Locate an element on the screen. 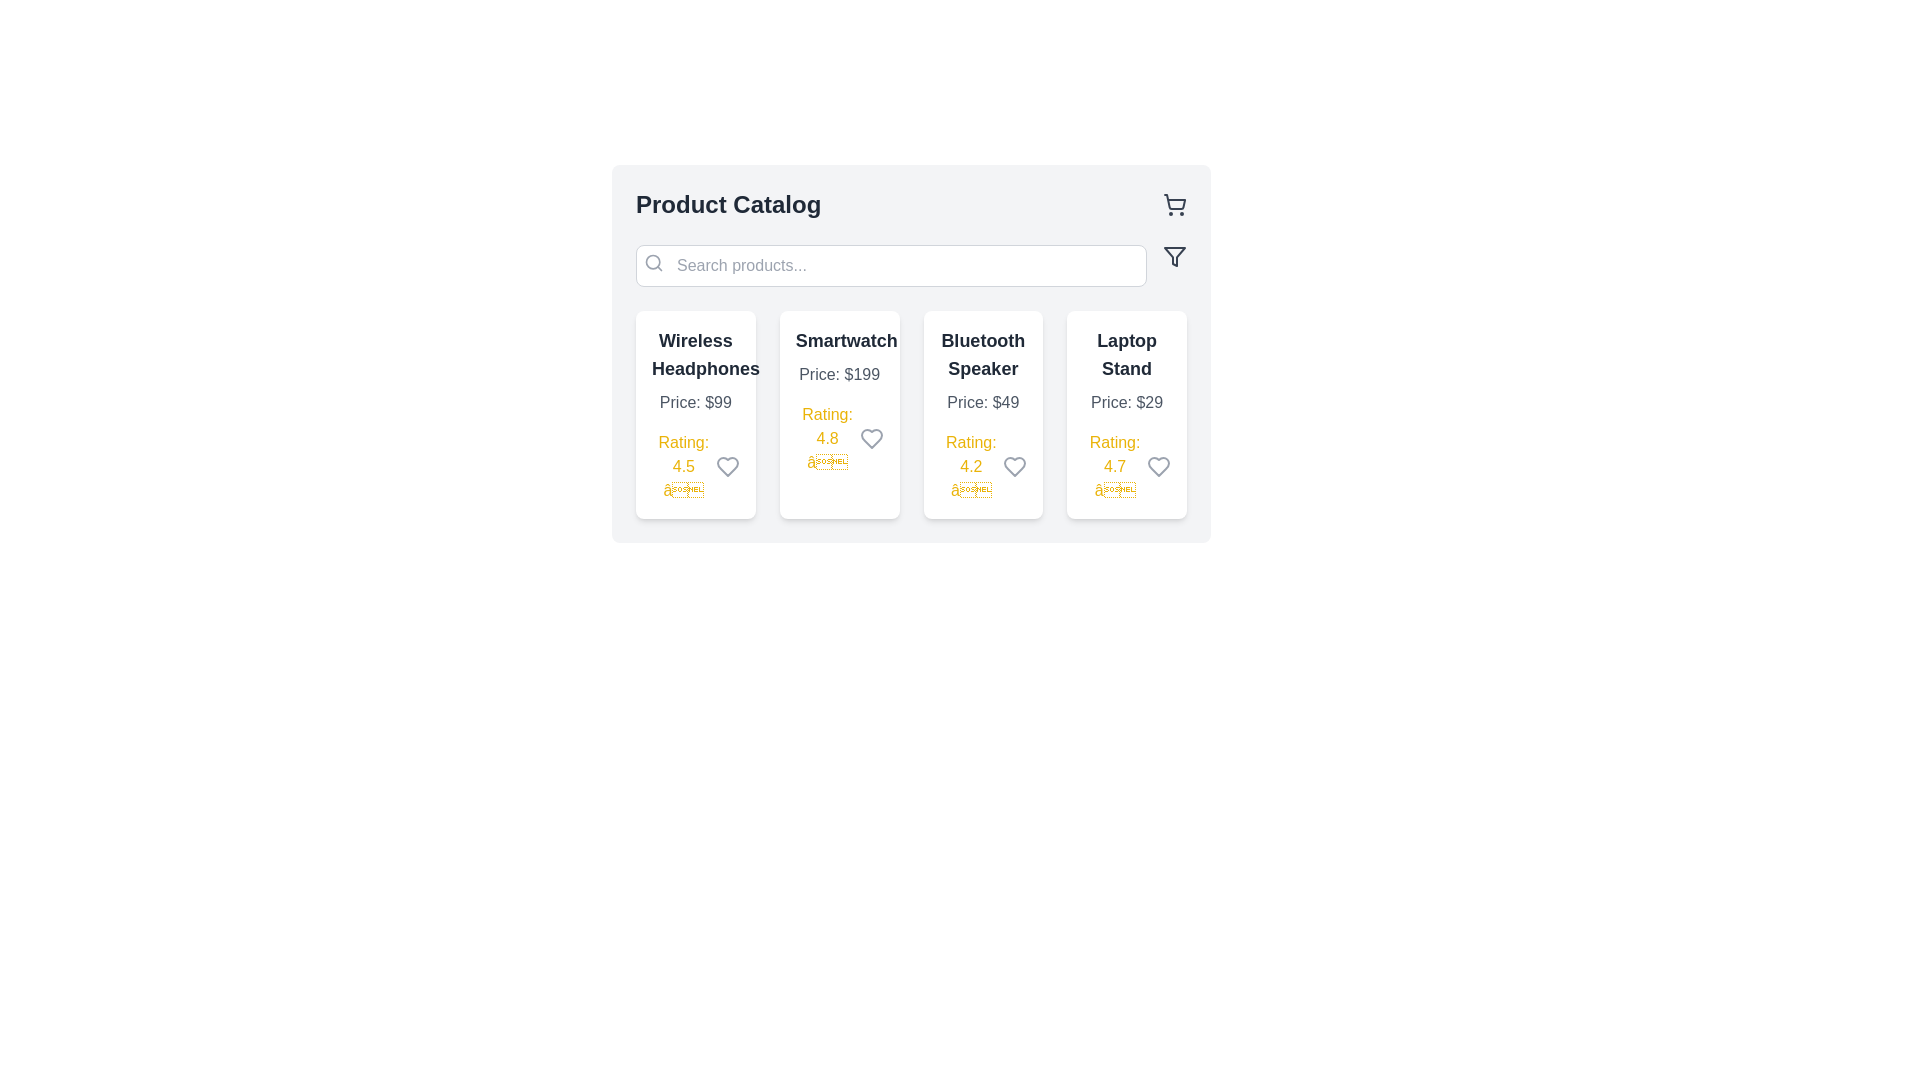  the heart-shaped icon located at the bottom-right corner of the 'Laptop Stand' product card to mark the item as favorite is located at coordinates (1158, 466).